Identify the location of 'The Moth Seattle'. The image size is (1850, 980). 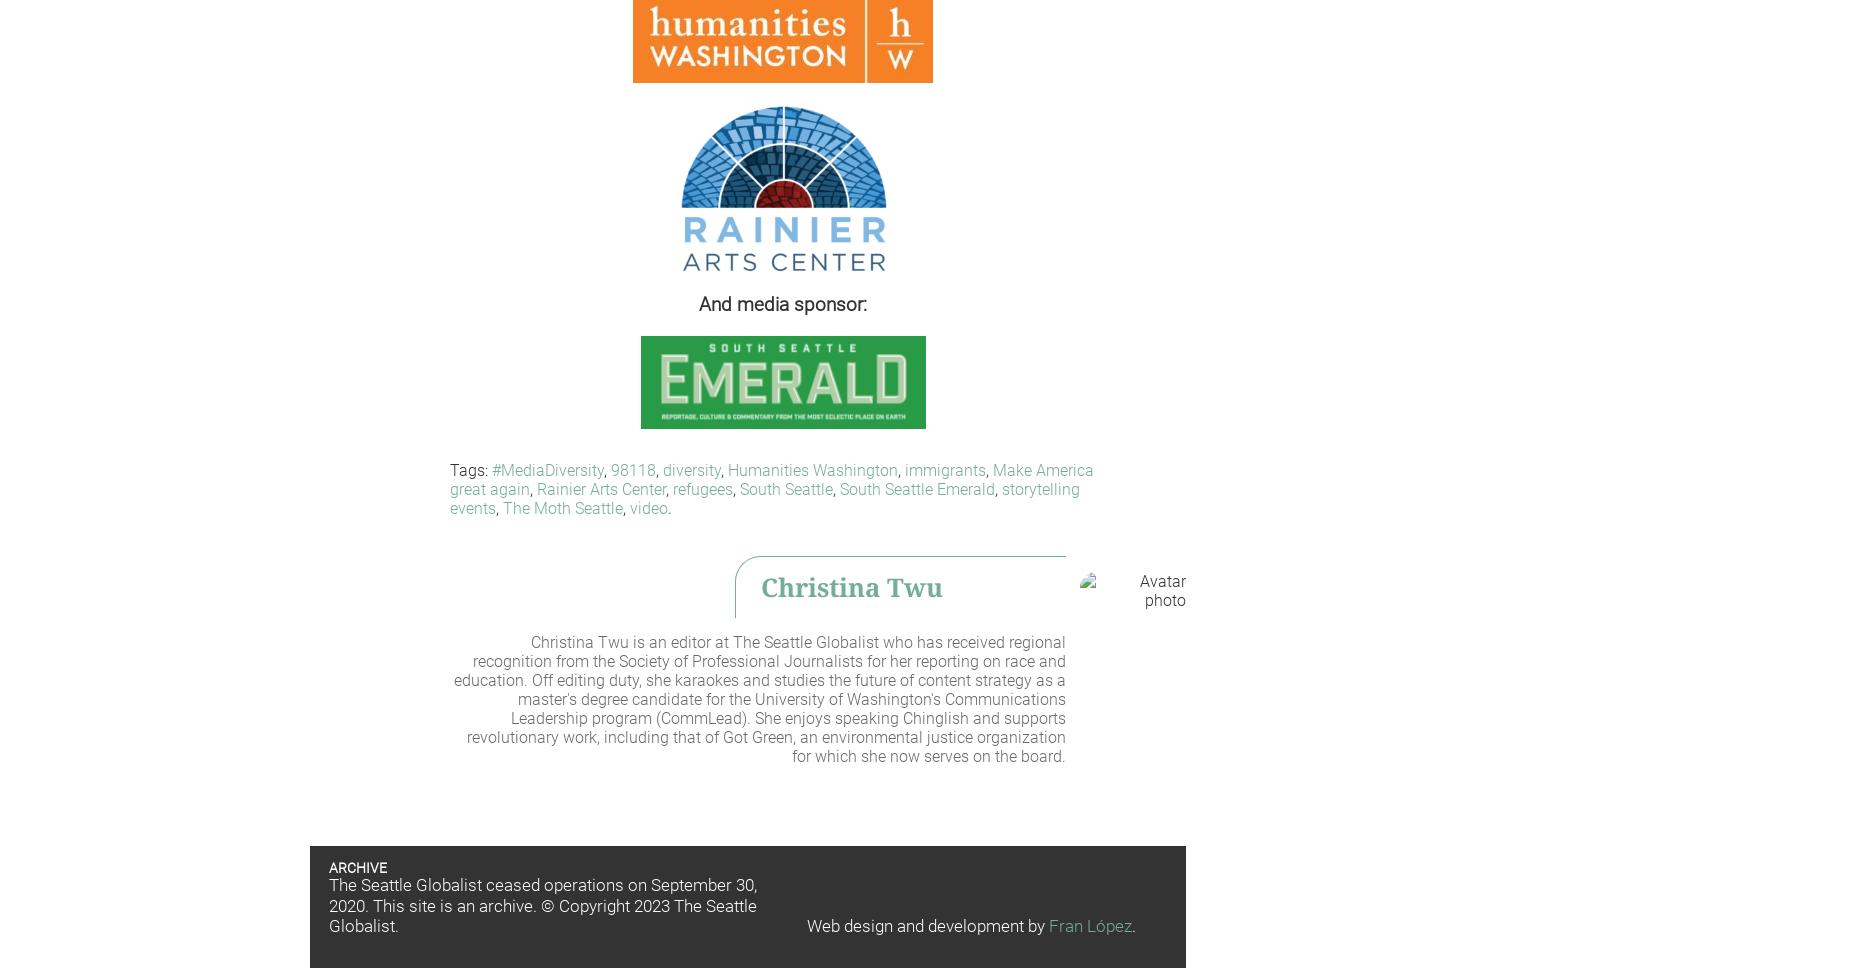
(562, 507).